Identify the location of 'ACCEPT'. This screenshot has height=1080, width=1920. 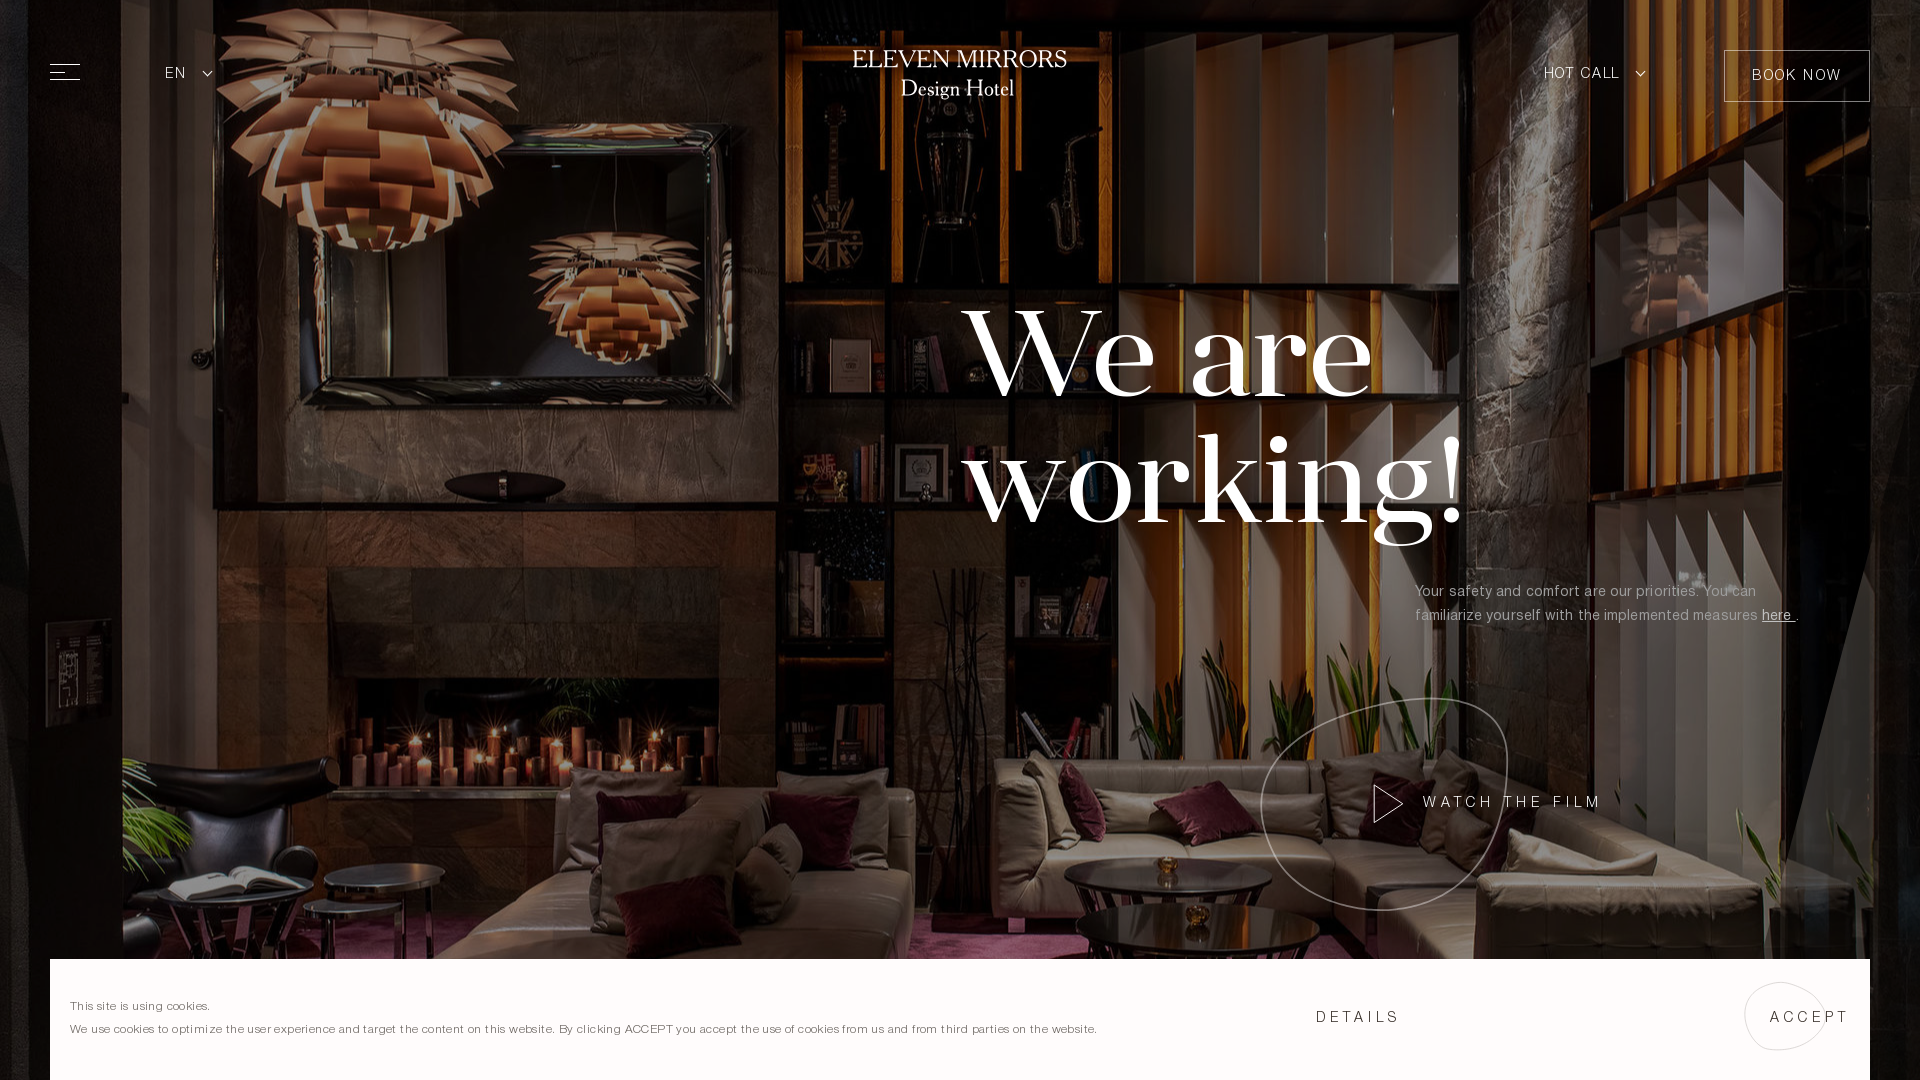
(1809, 1018).